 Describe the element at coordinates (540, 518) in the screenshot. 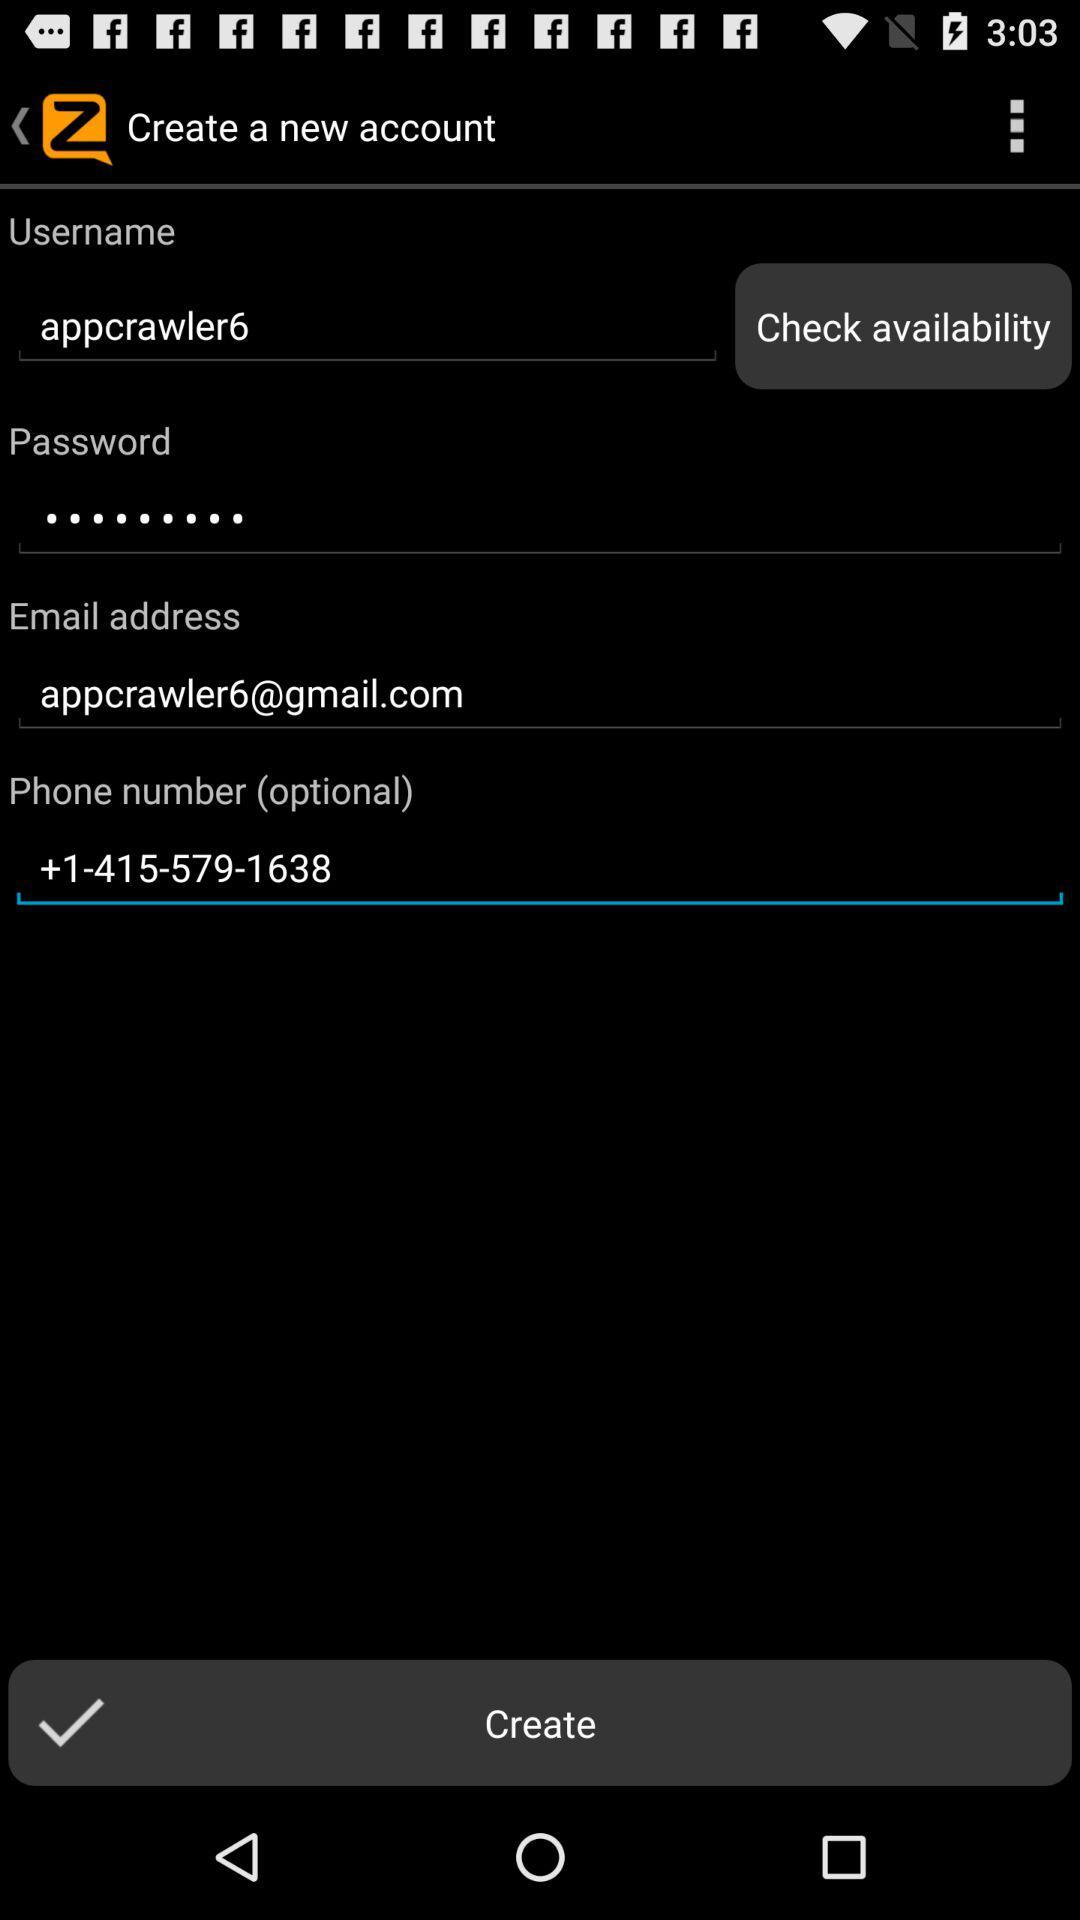

I see `text box below password text` at that location.